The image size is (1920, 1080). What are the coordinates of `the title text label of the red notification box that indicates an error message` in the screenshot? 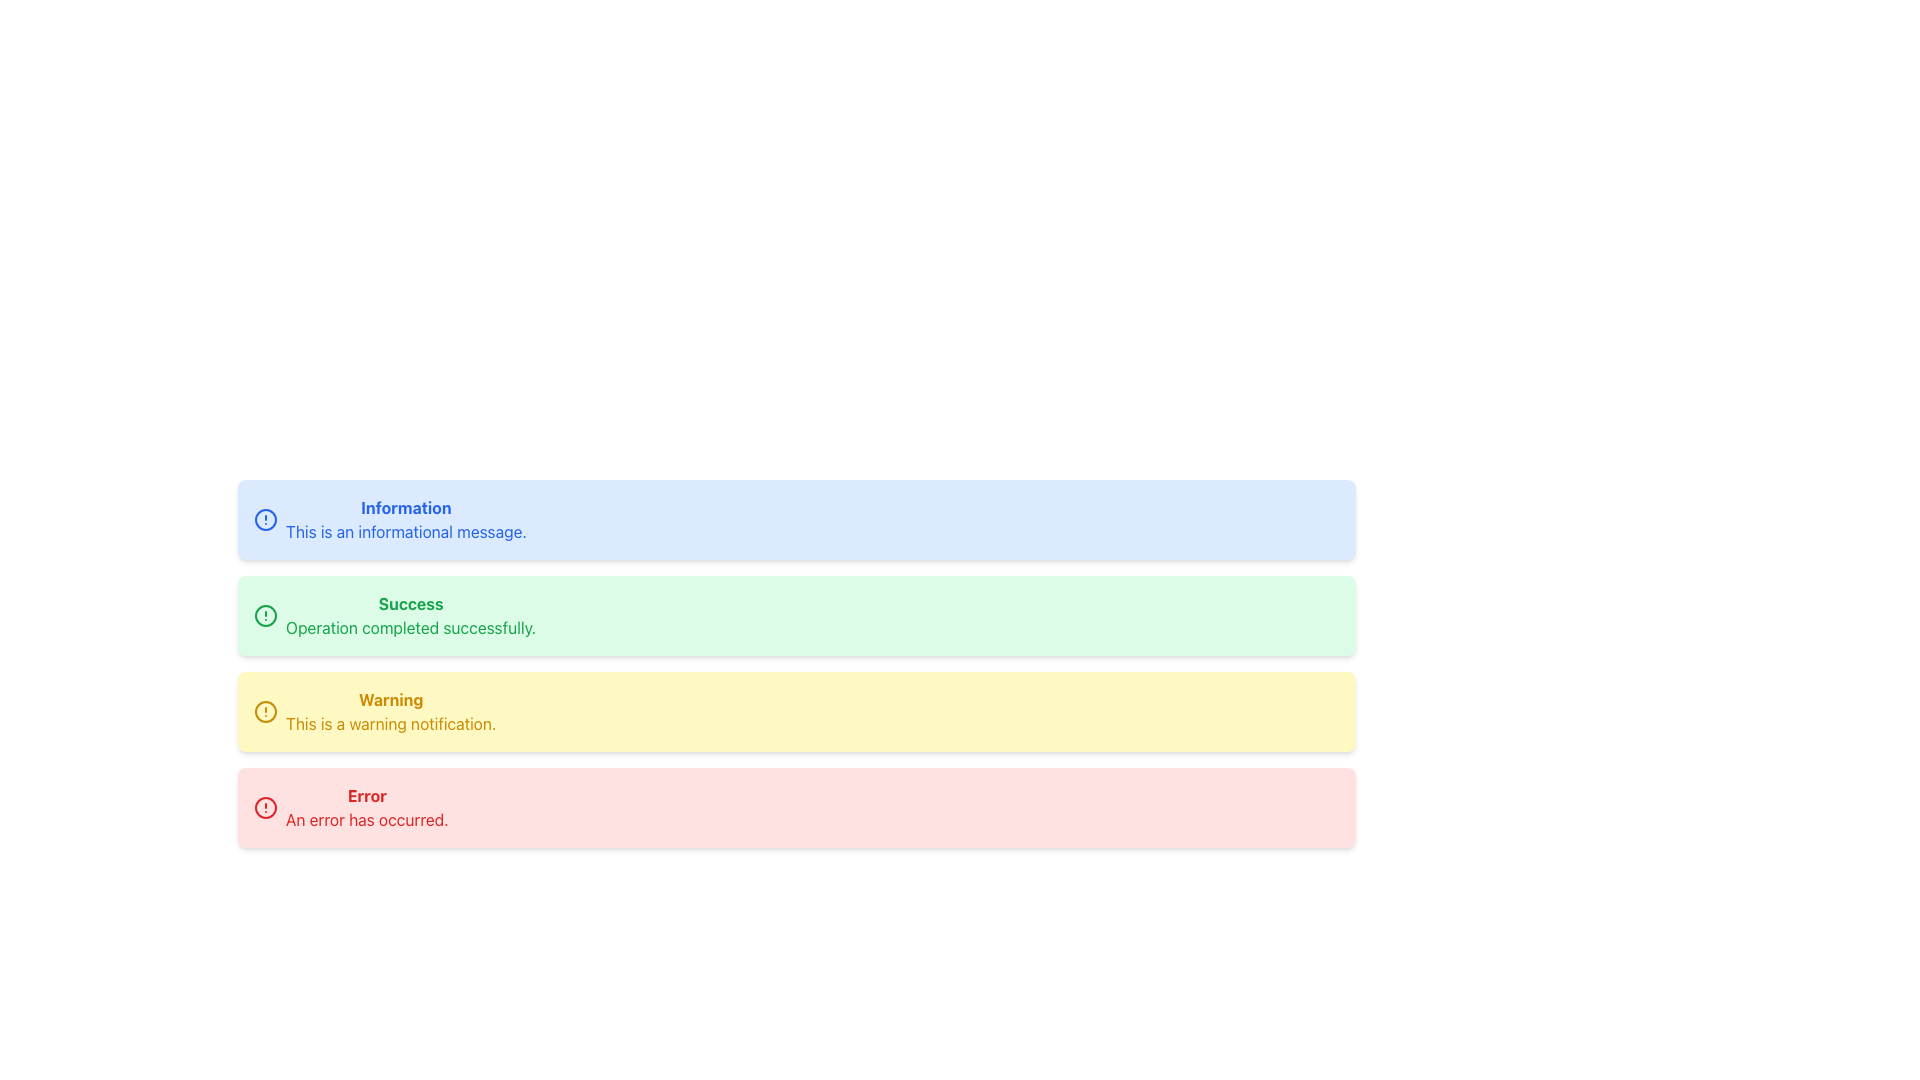 It's located at (367, 794).